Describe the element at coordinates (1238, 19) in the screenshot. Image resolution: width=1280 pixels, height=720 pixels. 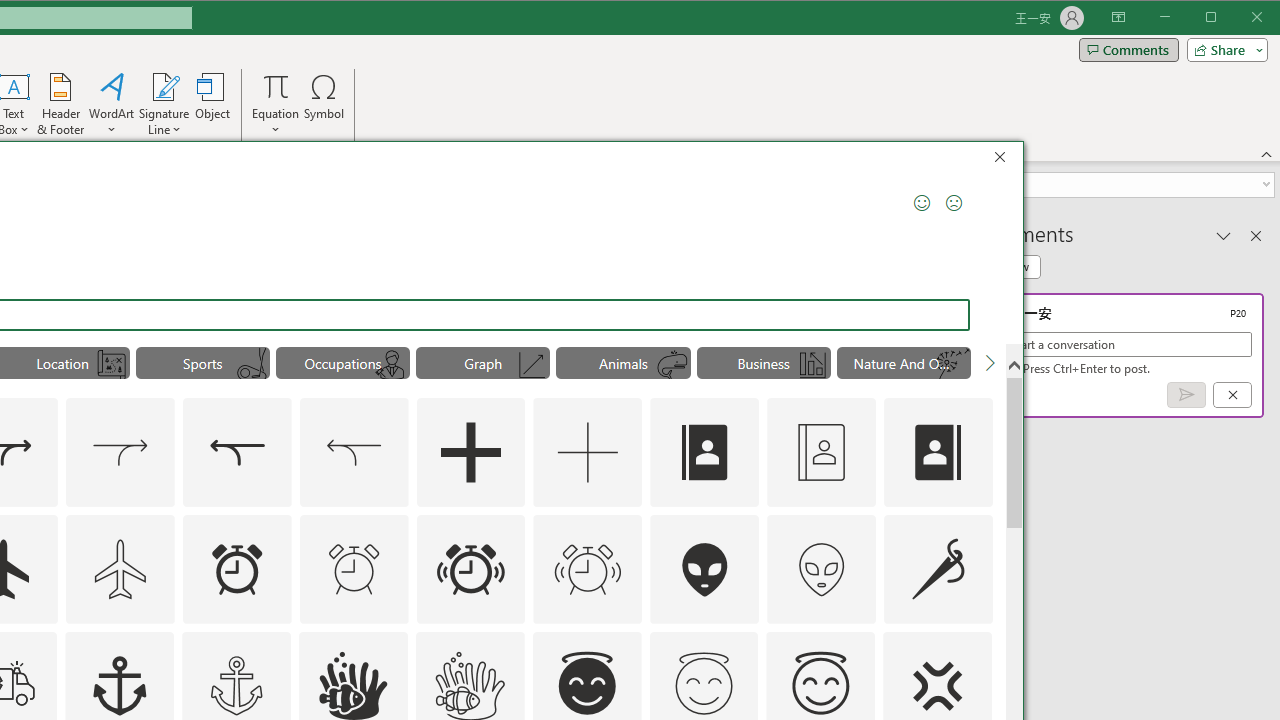
I see `'Maximize'` at that location.